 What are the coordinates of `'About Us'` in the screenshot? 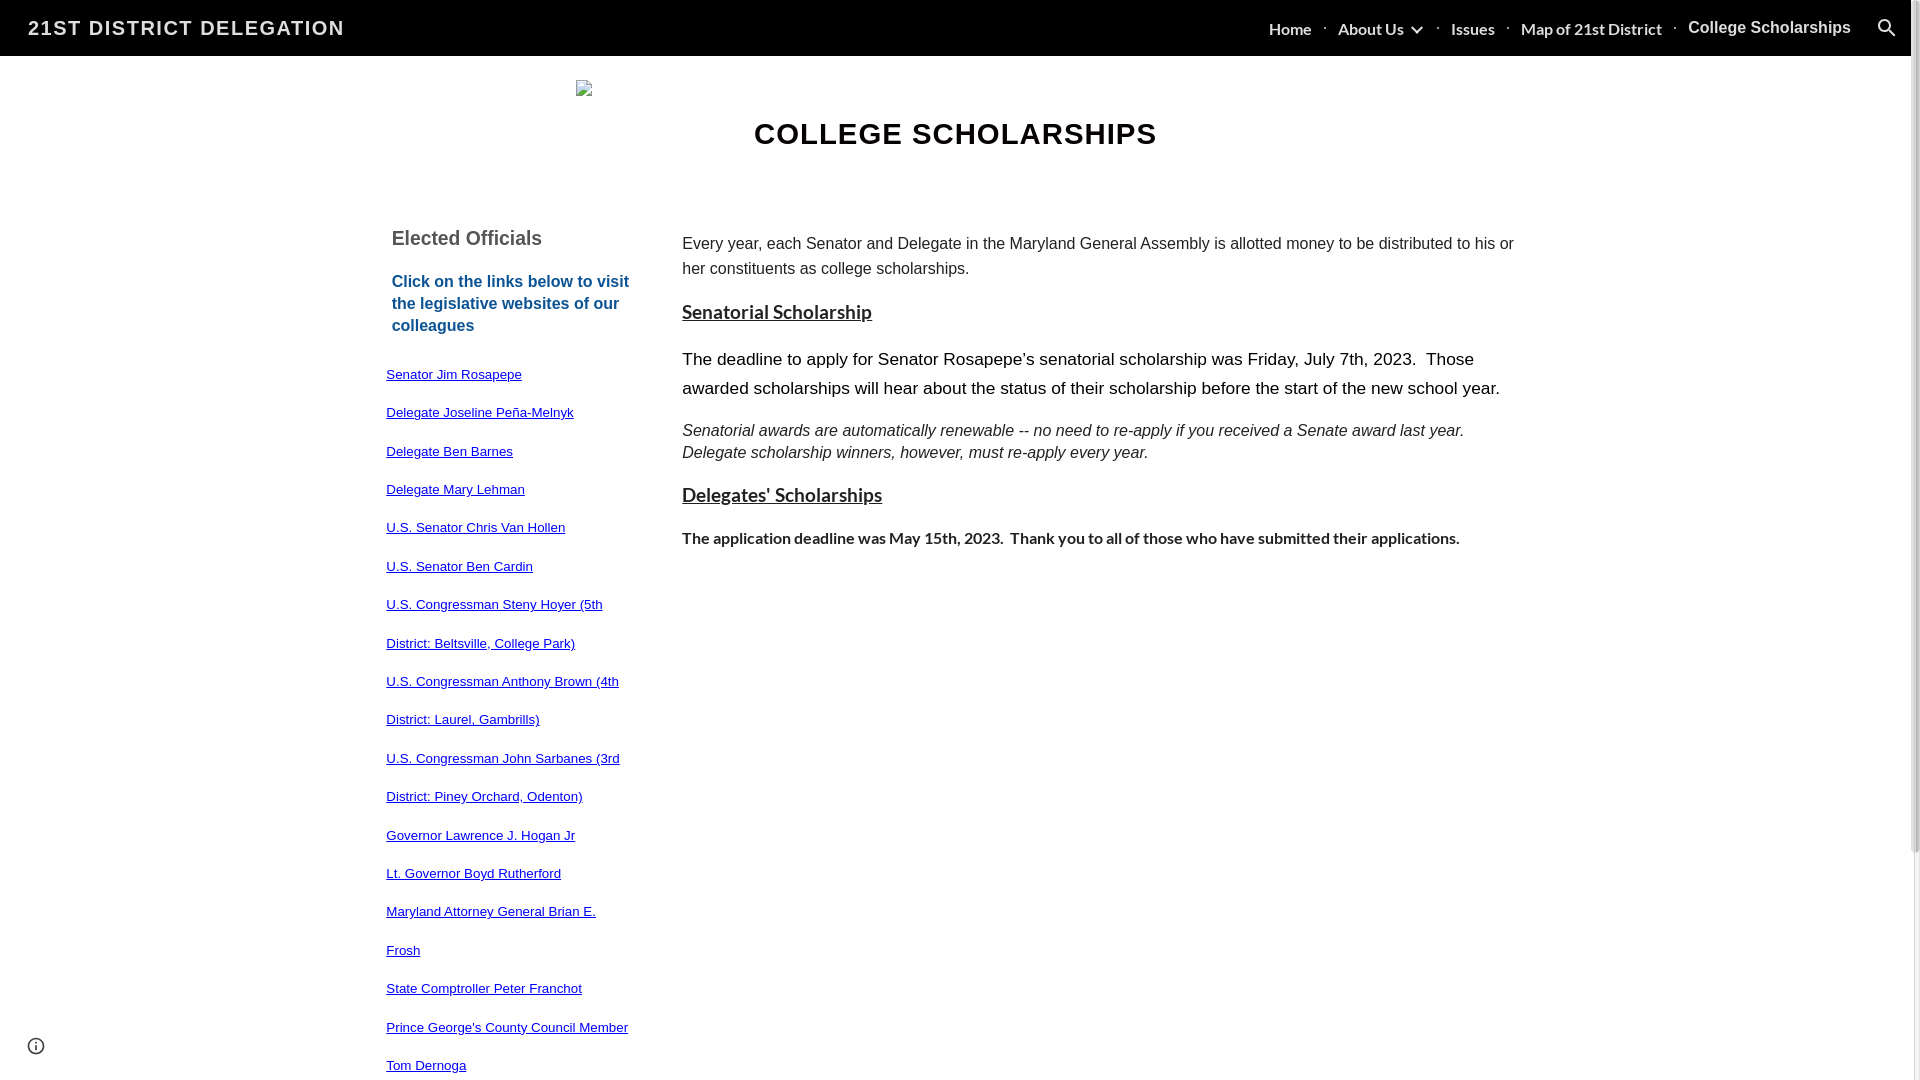 It's located at (1370, 27).